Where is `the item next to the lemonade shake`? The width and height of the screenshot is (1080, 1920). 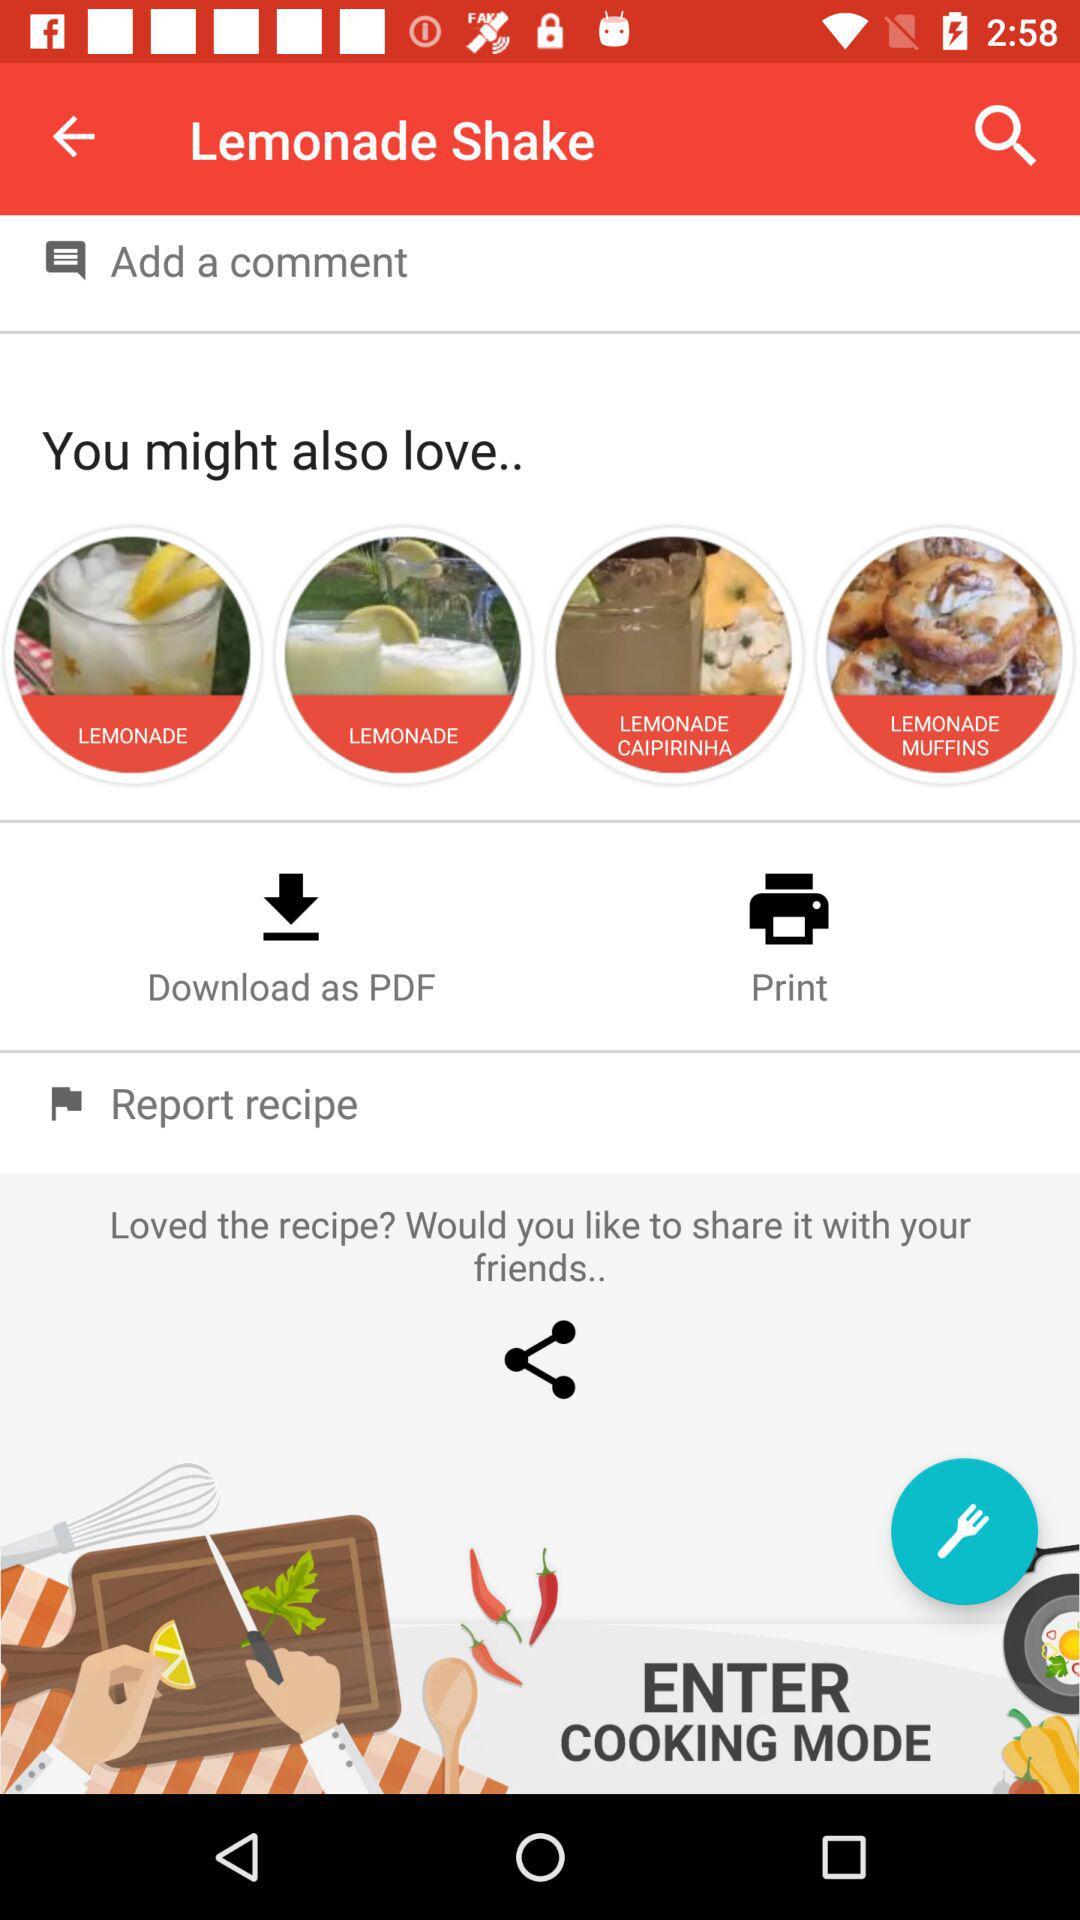 the item next to the lemonade shake is located at coordinates (1006, 135).